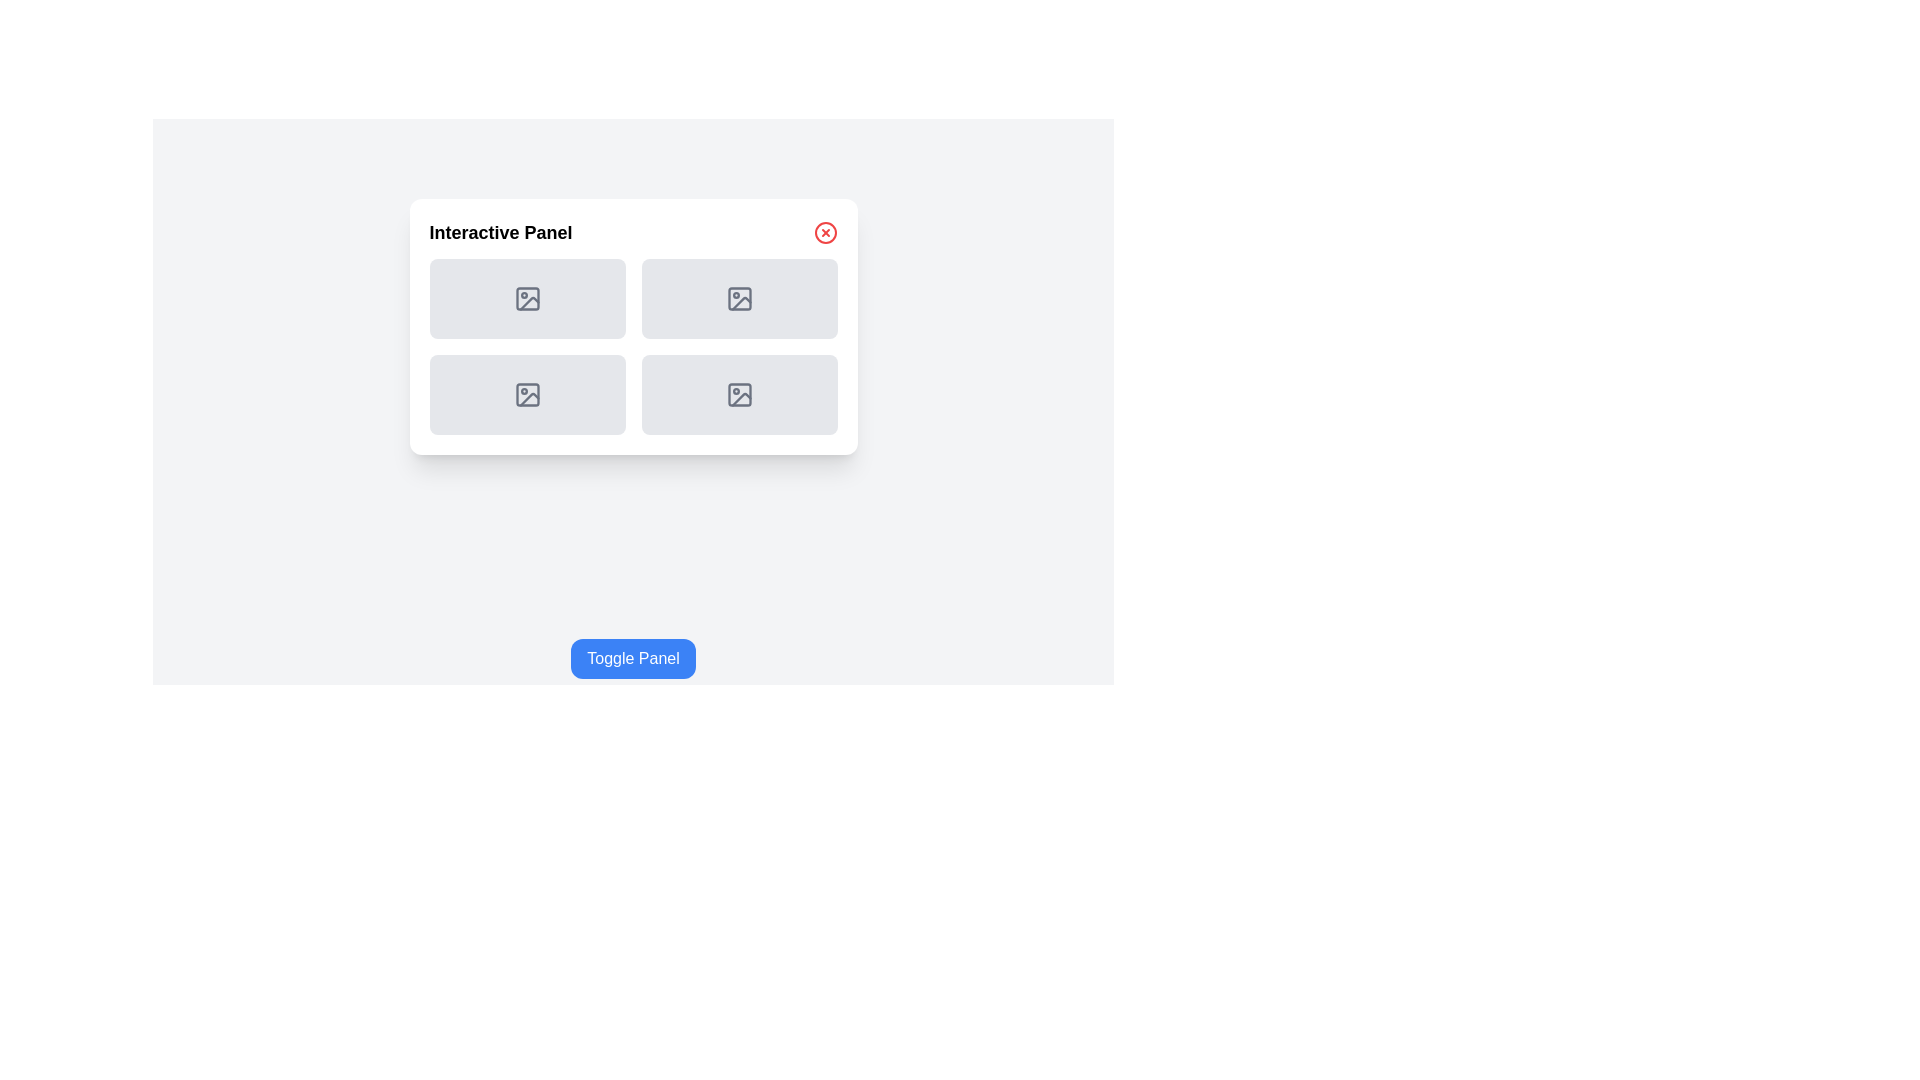 Image resolution: width=1920 pixels, height=1080 pixels. Describe the element at coordinates (740, 399) in the screenshot. I see `the appearance of the SVG icon located in the bottom-right tile of a 2x2 grid, which features a diagonal line and an intersecting curve` at that location.